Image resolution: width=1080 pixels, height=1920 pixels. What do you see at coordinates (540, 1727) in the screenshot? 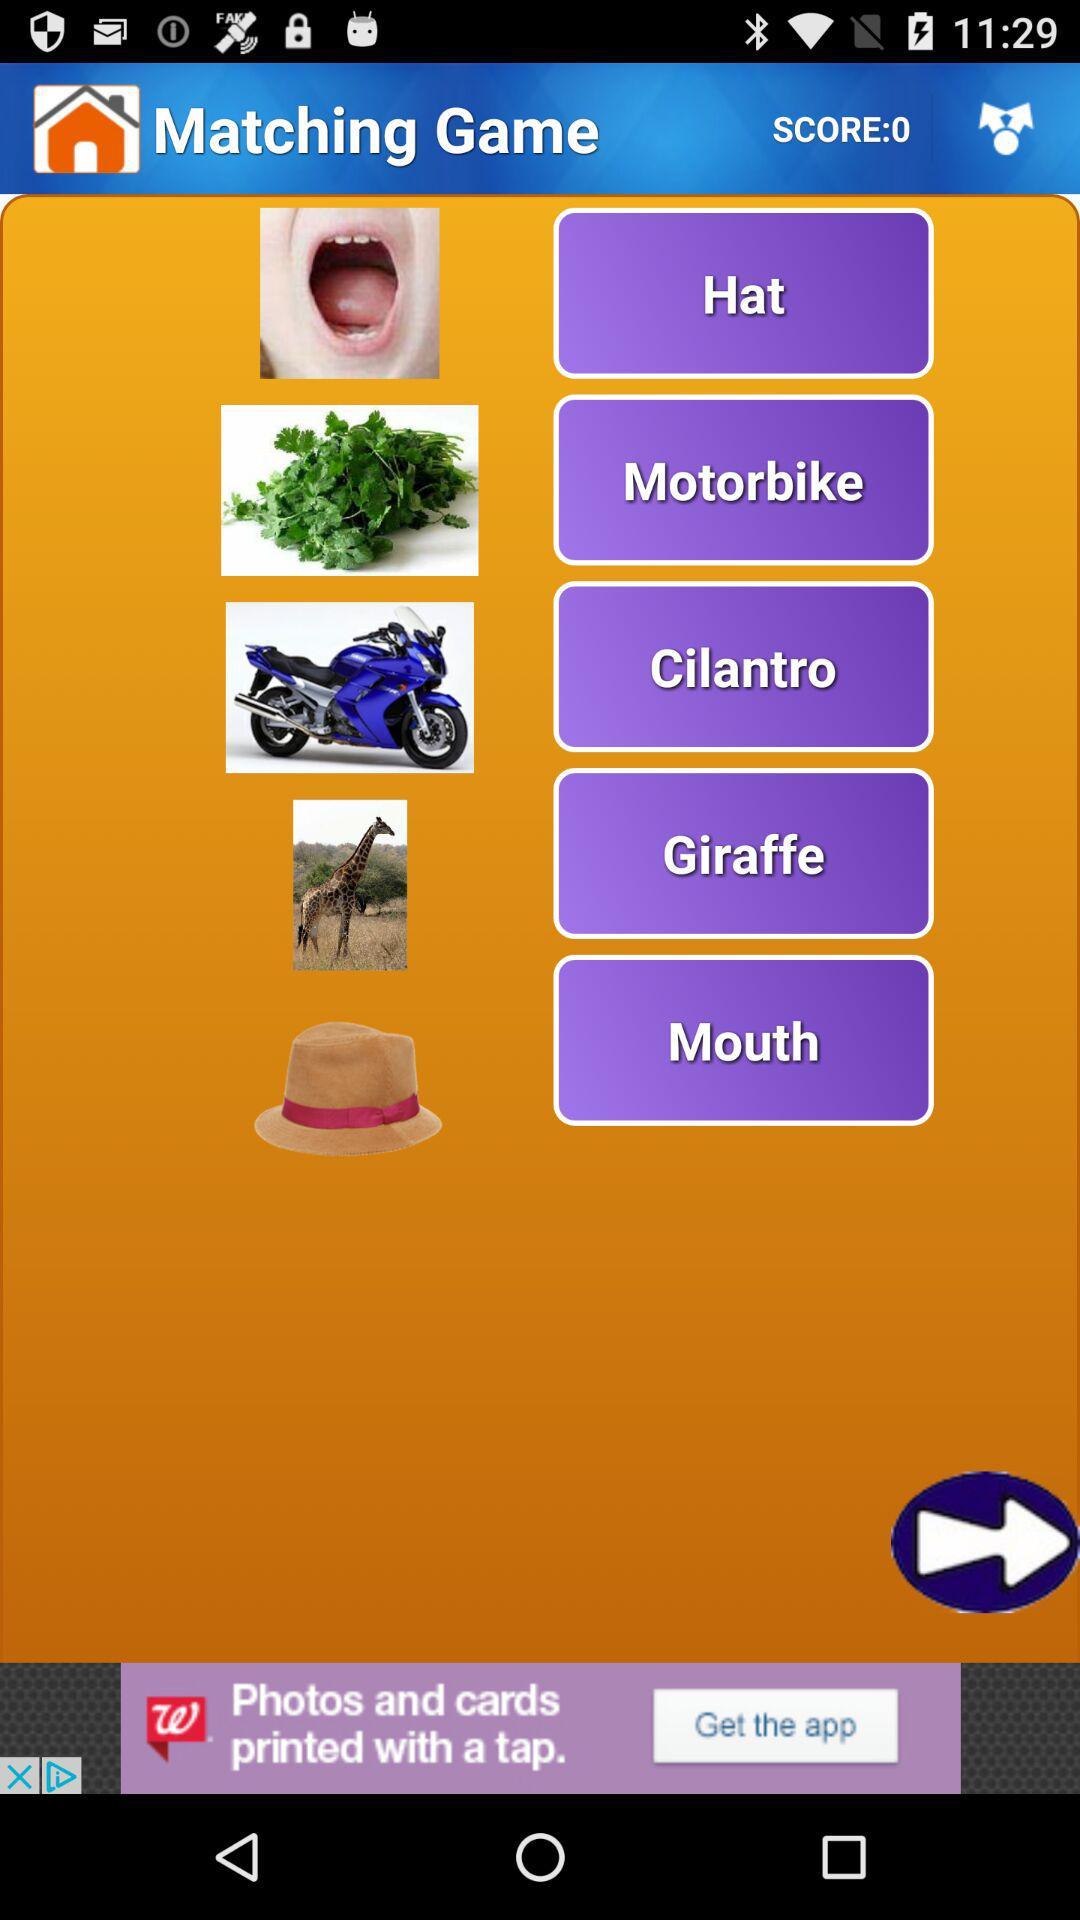
I see `advertisement link` at bounding box center [540, 1727].